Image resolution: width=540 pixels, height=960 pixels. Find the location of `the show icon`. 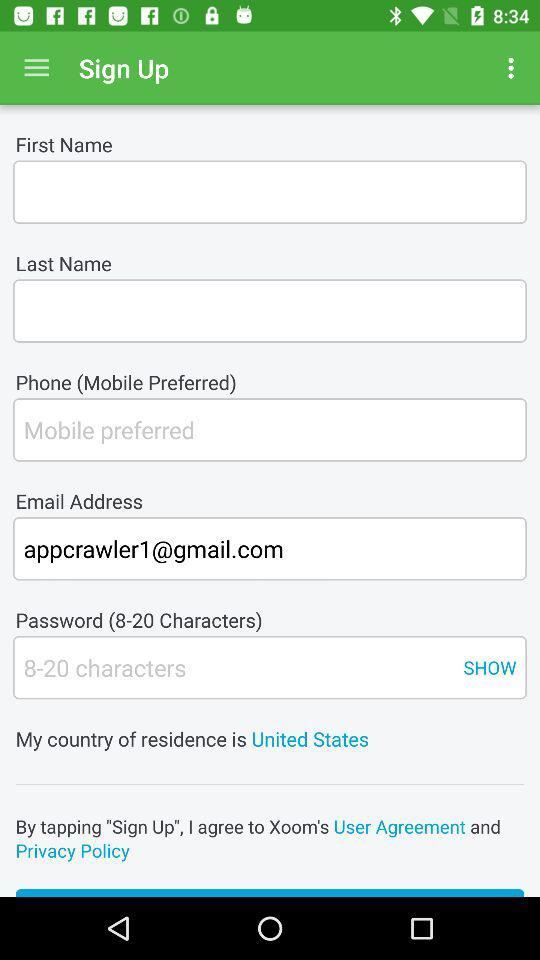

the show icon is located at coordinates (488, 667).